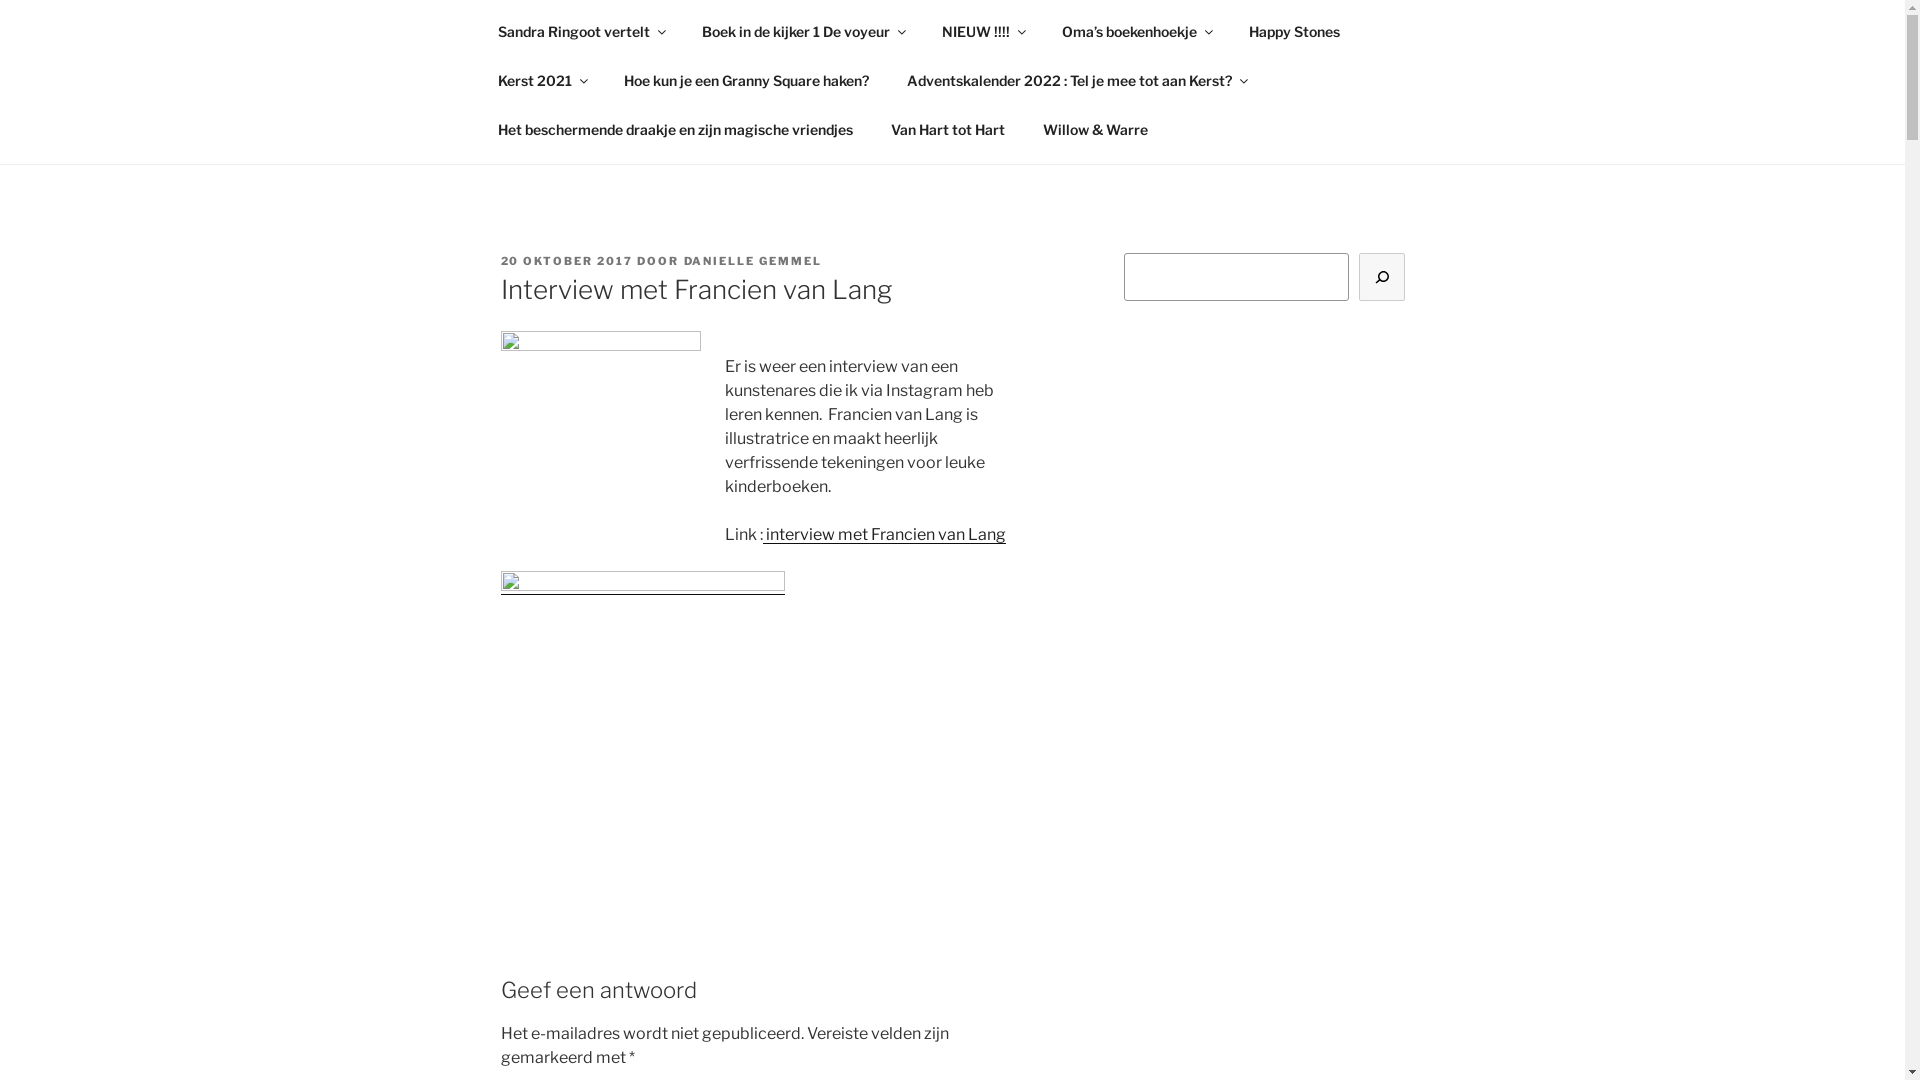  What do you see at coordinates (761, 533) in the screenshot?
I see `'interview met Francien van Lang'` at bounding box center [761, 533].